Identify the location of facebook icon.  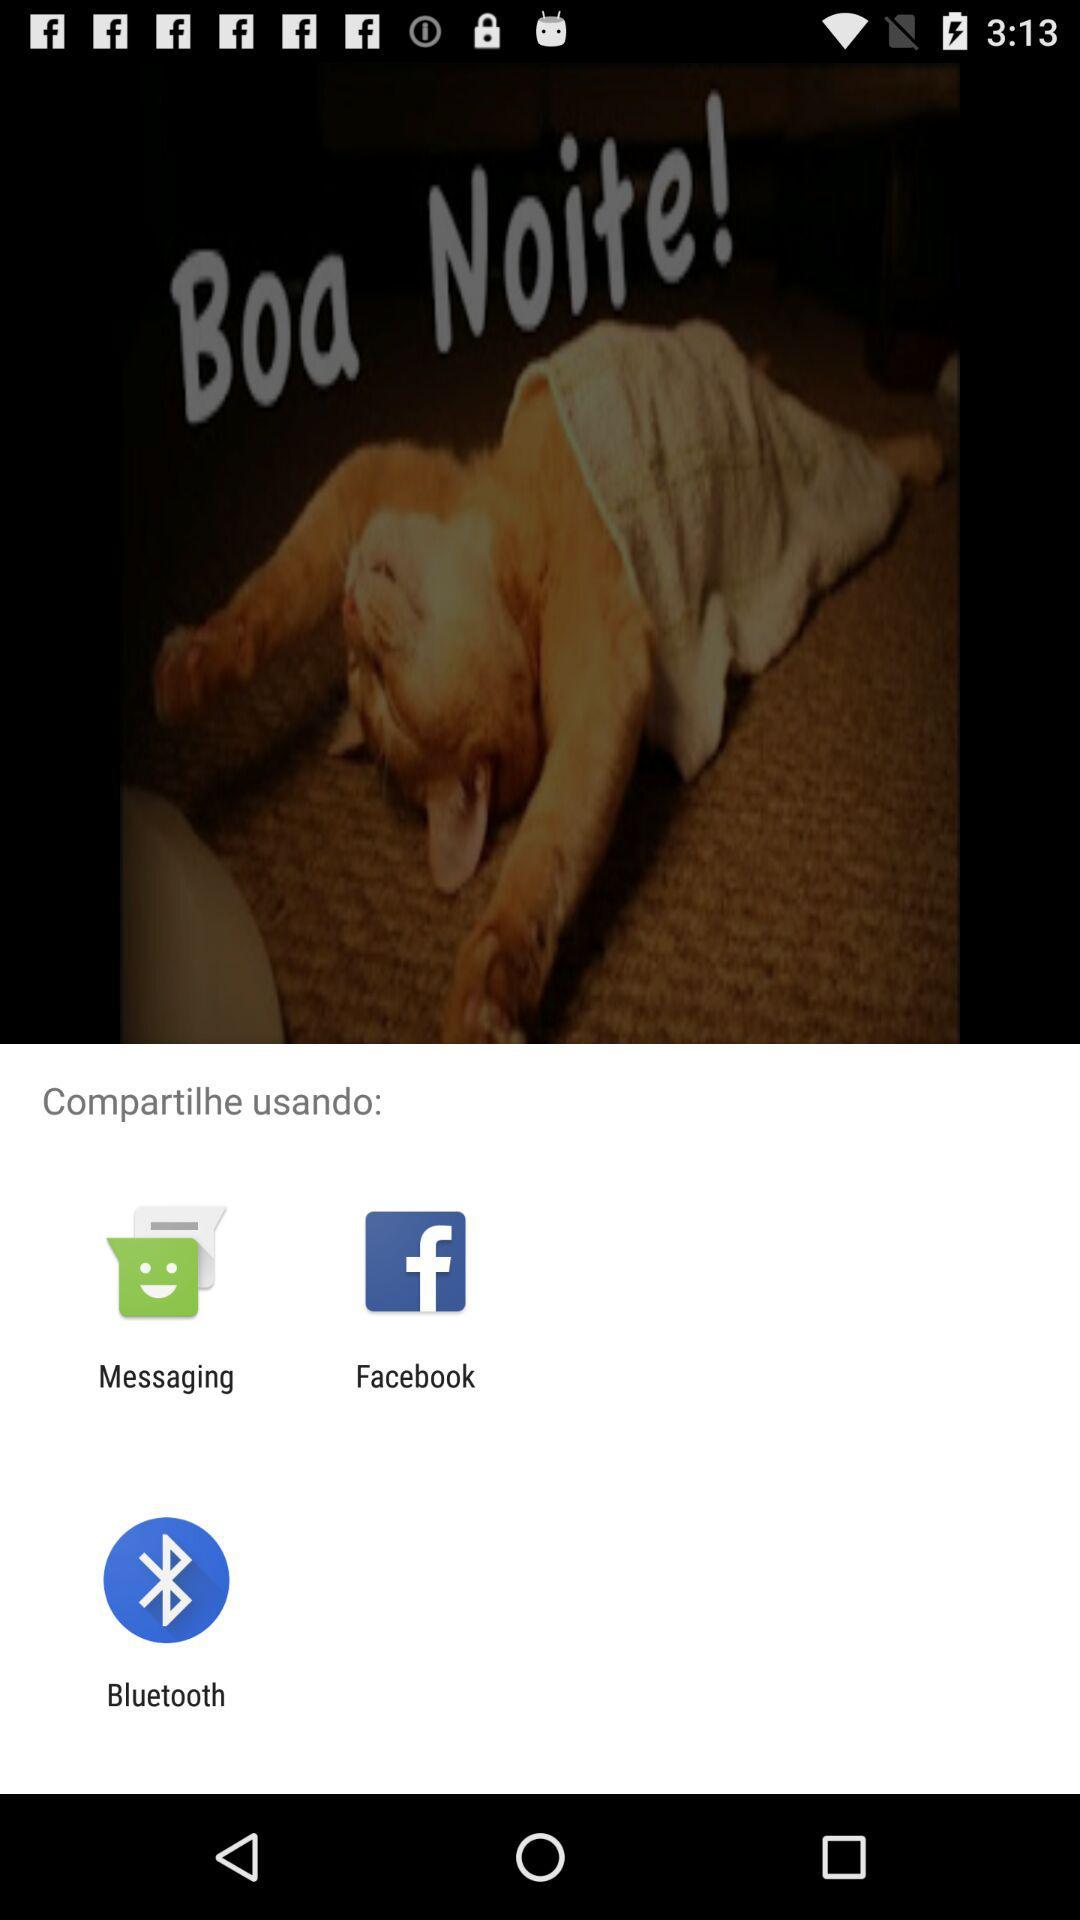
(414, 1392).